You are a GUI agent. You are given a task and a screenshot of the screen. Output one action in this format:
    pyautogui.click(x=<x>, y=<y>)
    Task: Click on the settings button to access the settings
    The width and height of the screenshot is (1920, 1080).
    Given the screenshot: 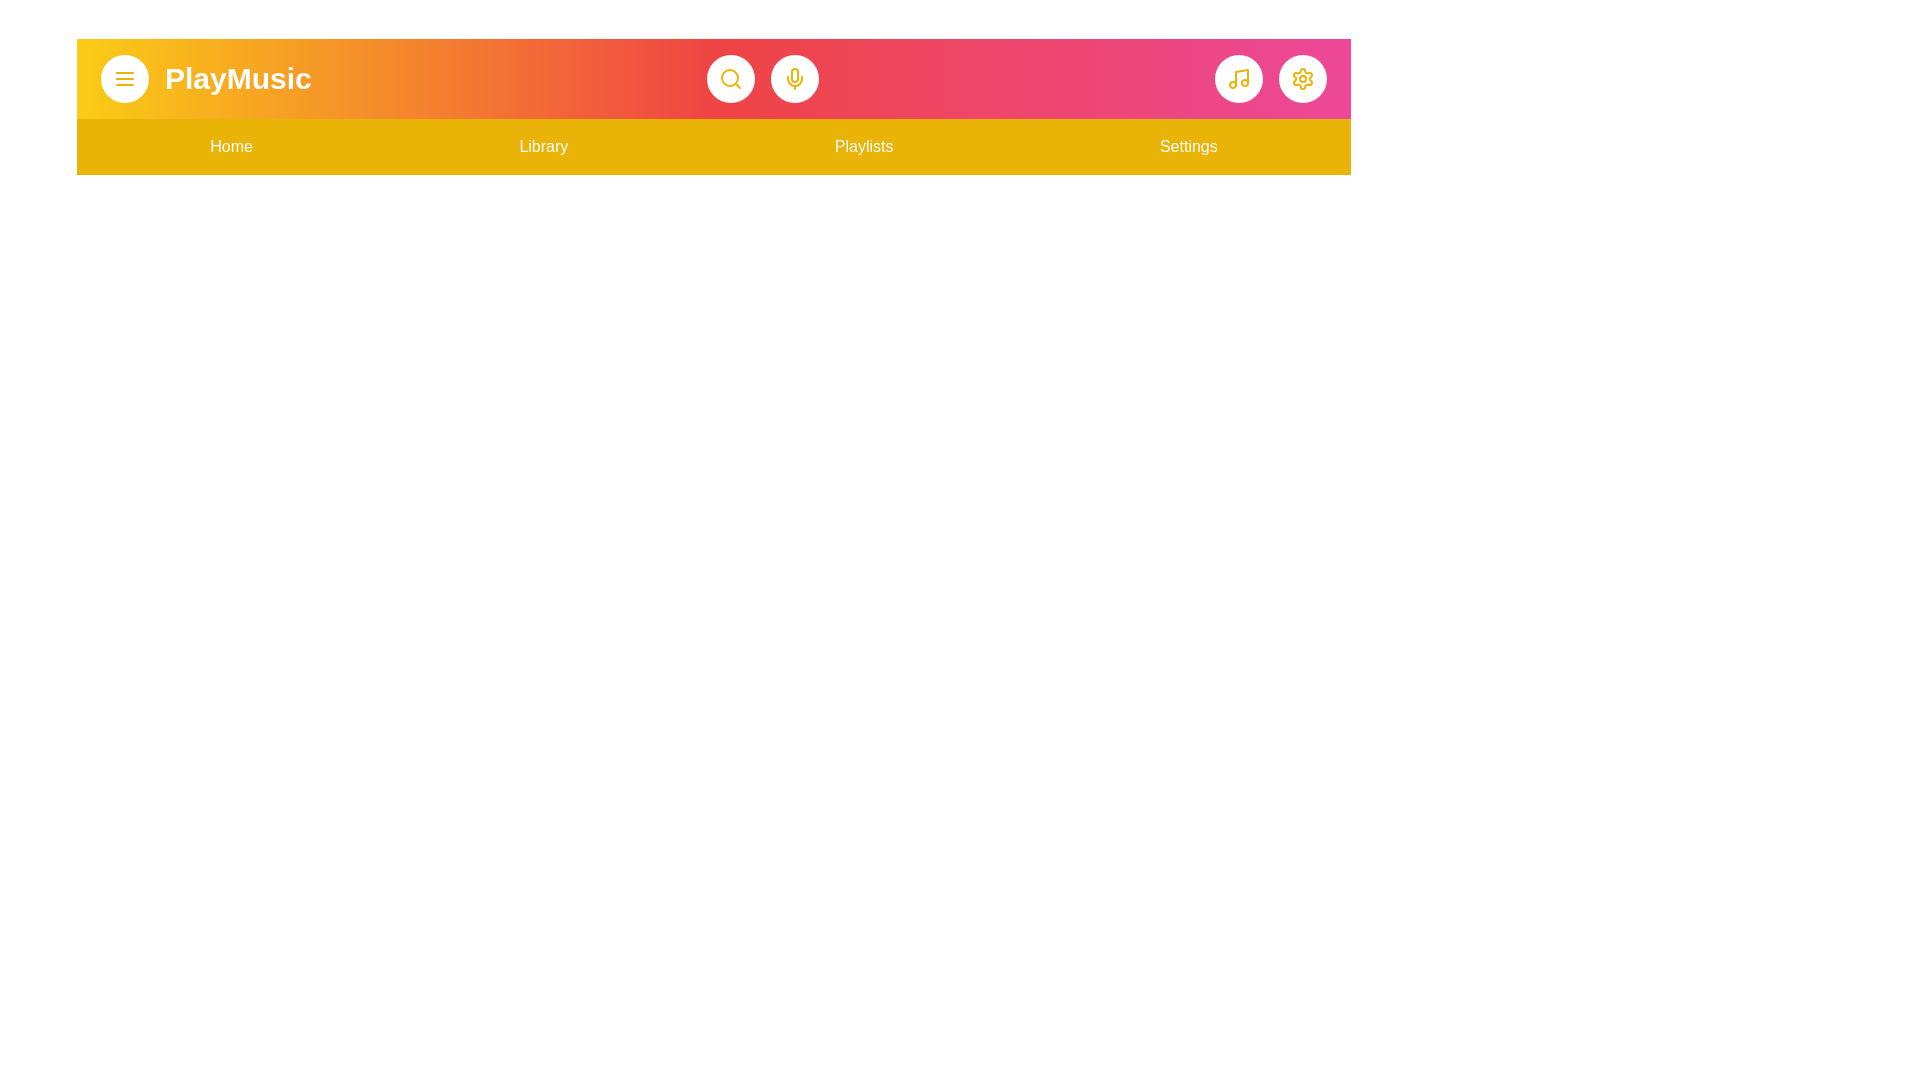 What is the action you would take?
    pyautogui.click(x=1302, y=77)
    